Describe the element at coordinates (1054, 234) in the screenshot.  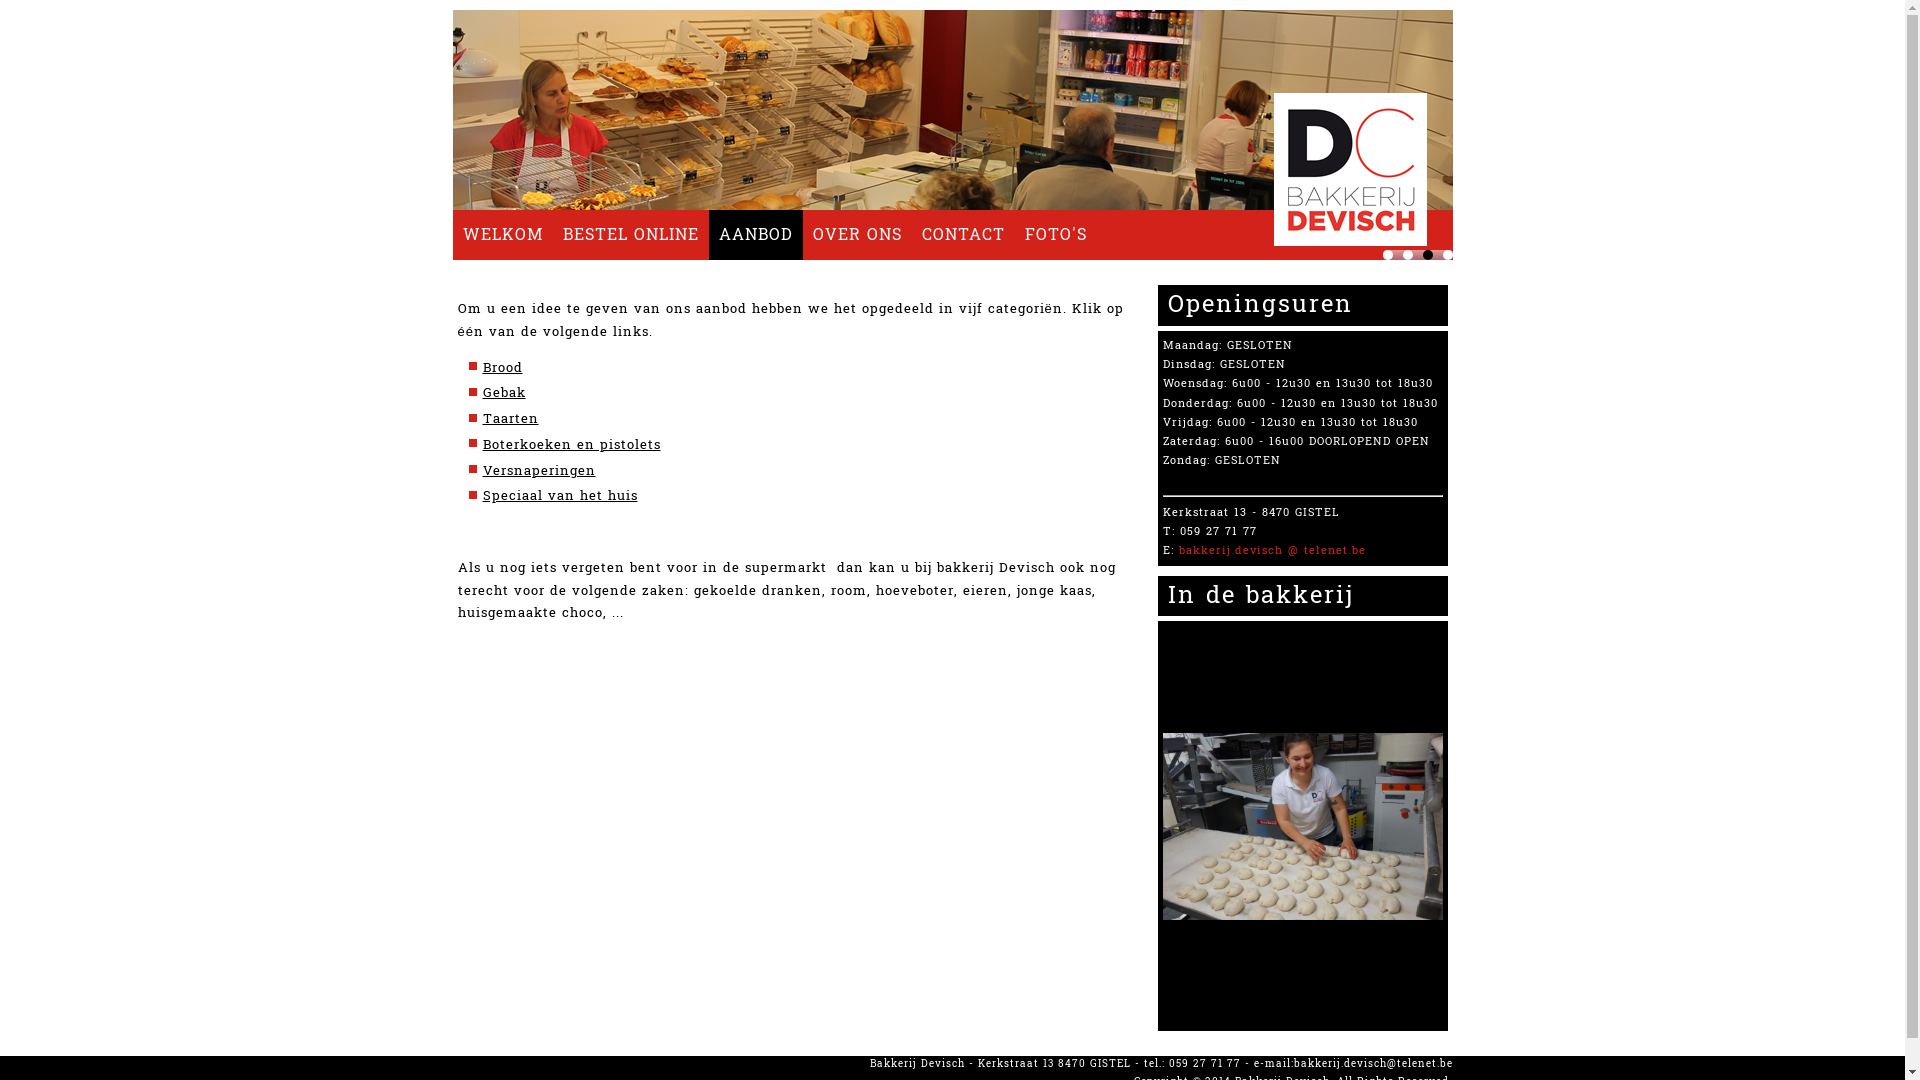
I see `'FOTO'S'` at that location.